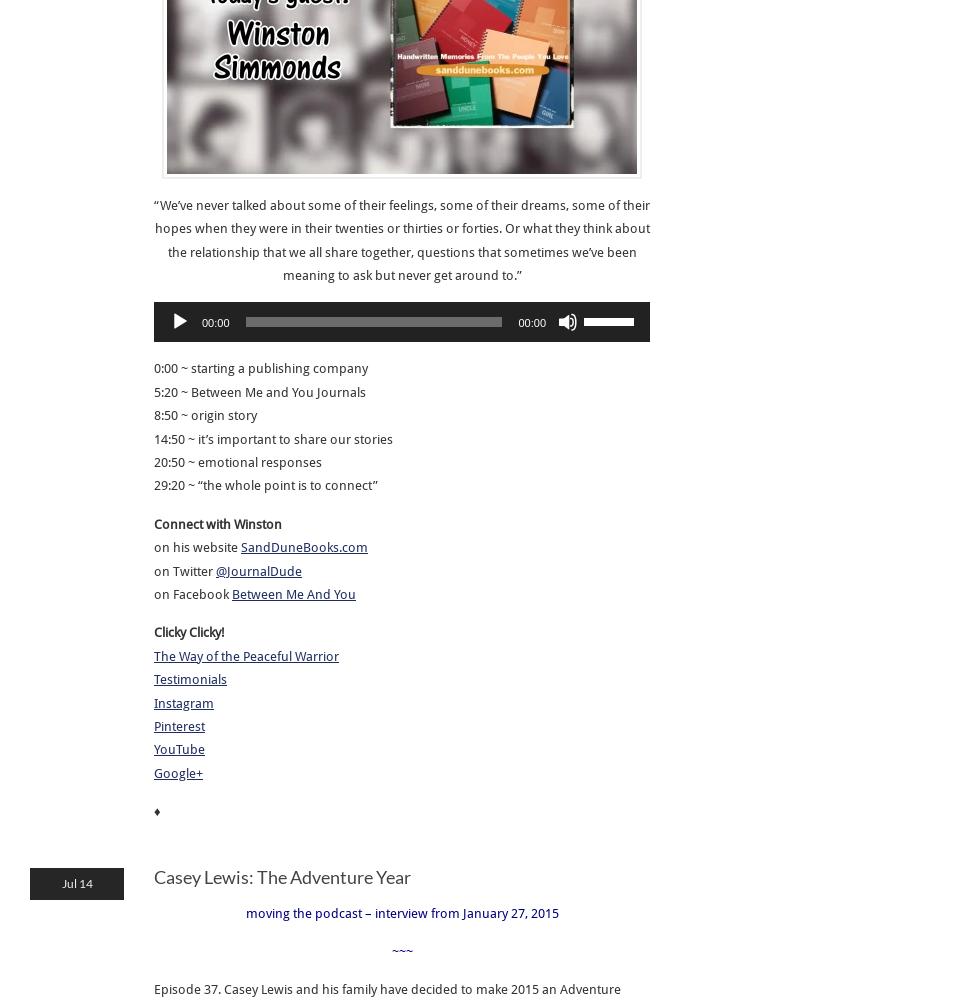 The height and width of the screenshot is (1008, 960). Describe the element at coordinates (178, 749) in the screenshot. I see `'YouTube'` at that location.